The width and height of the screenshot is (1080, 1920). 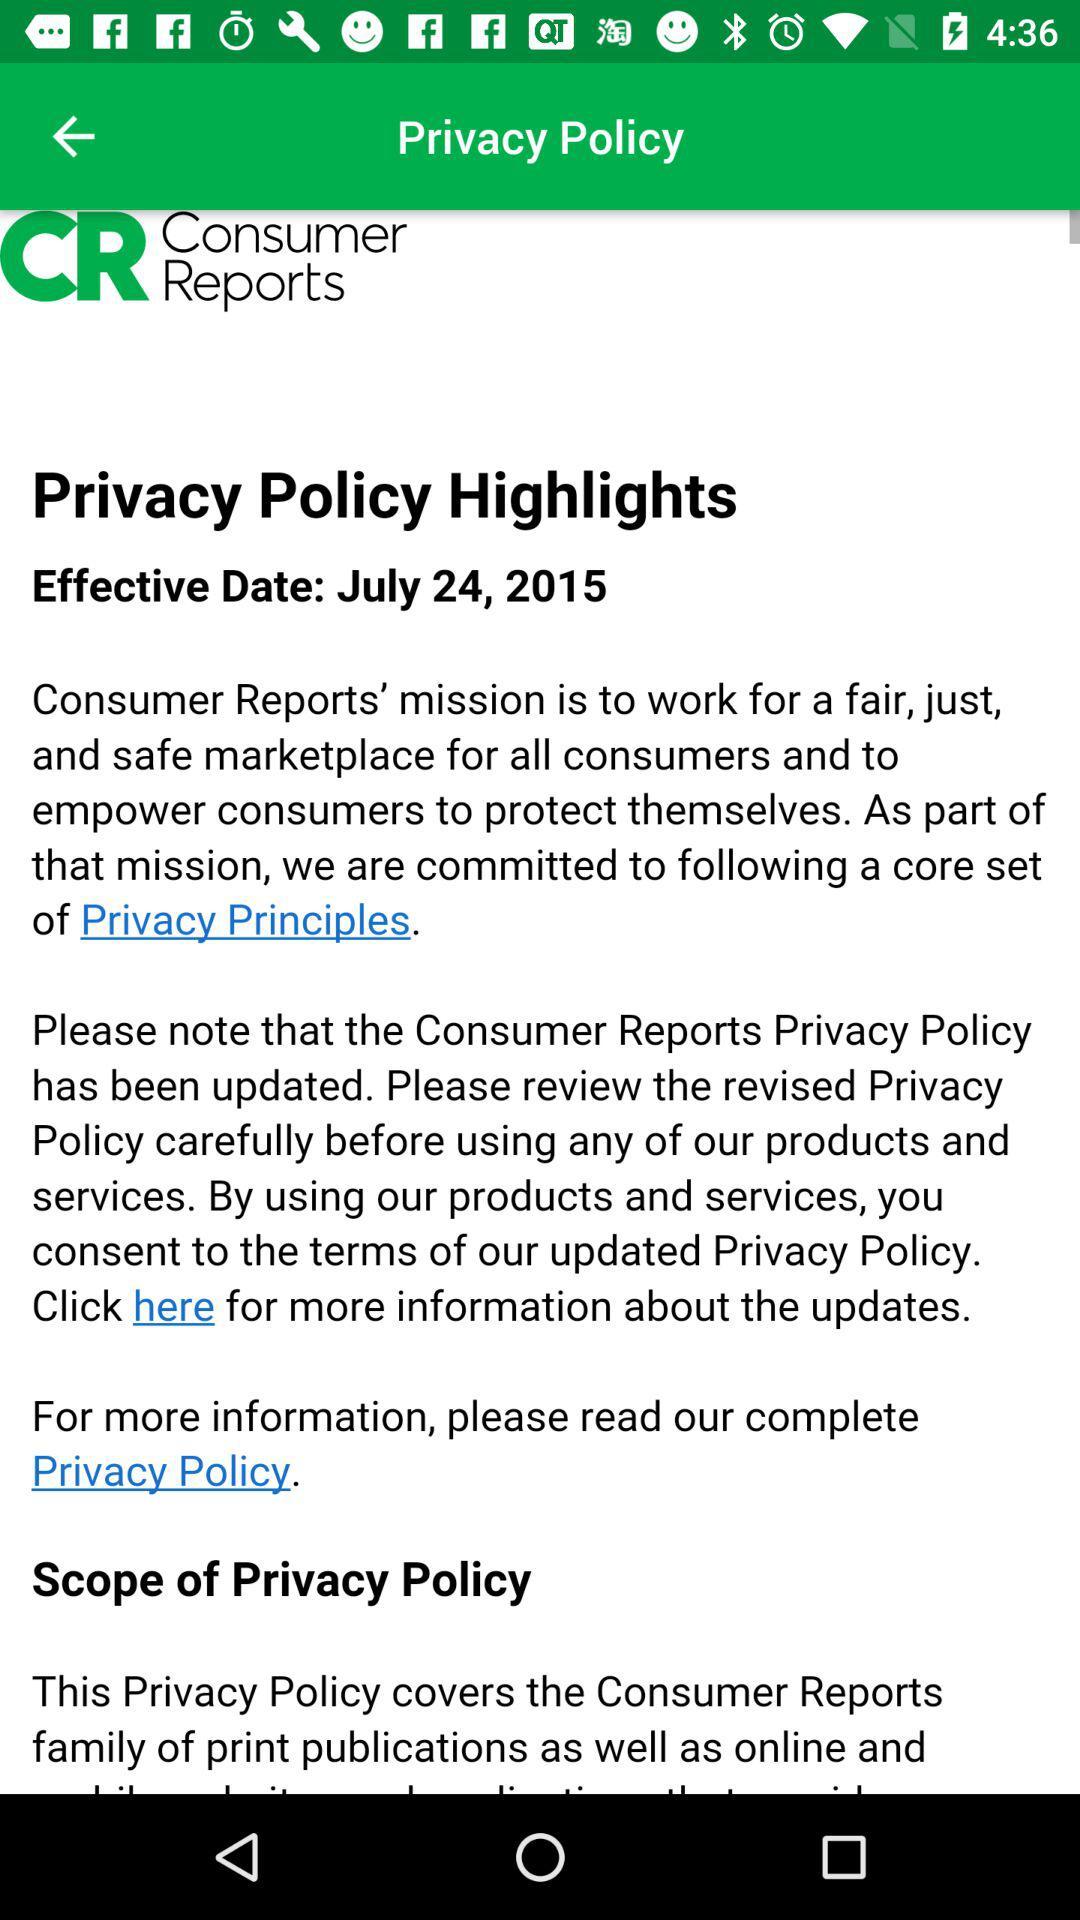 What do you see at coordinates (72, 135) in the screenshot?
I see `previous` at bounding box center [72, 135].